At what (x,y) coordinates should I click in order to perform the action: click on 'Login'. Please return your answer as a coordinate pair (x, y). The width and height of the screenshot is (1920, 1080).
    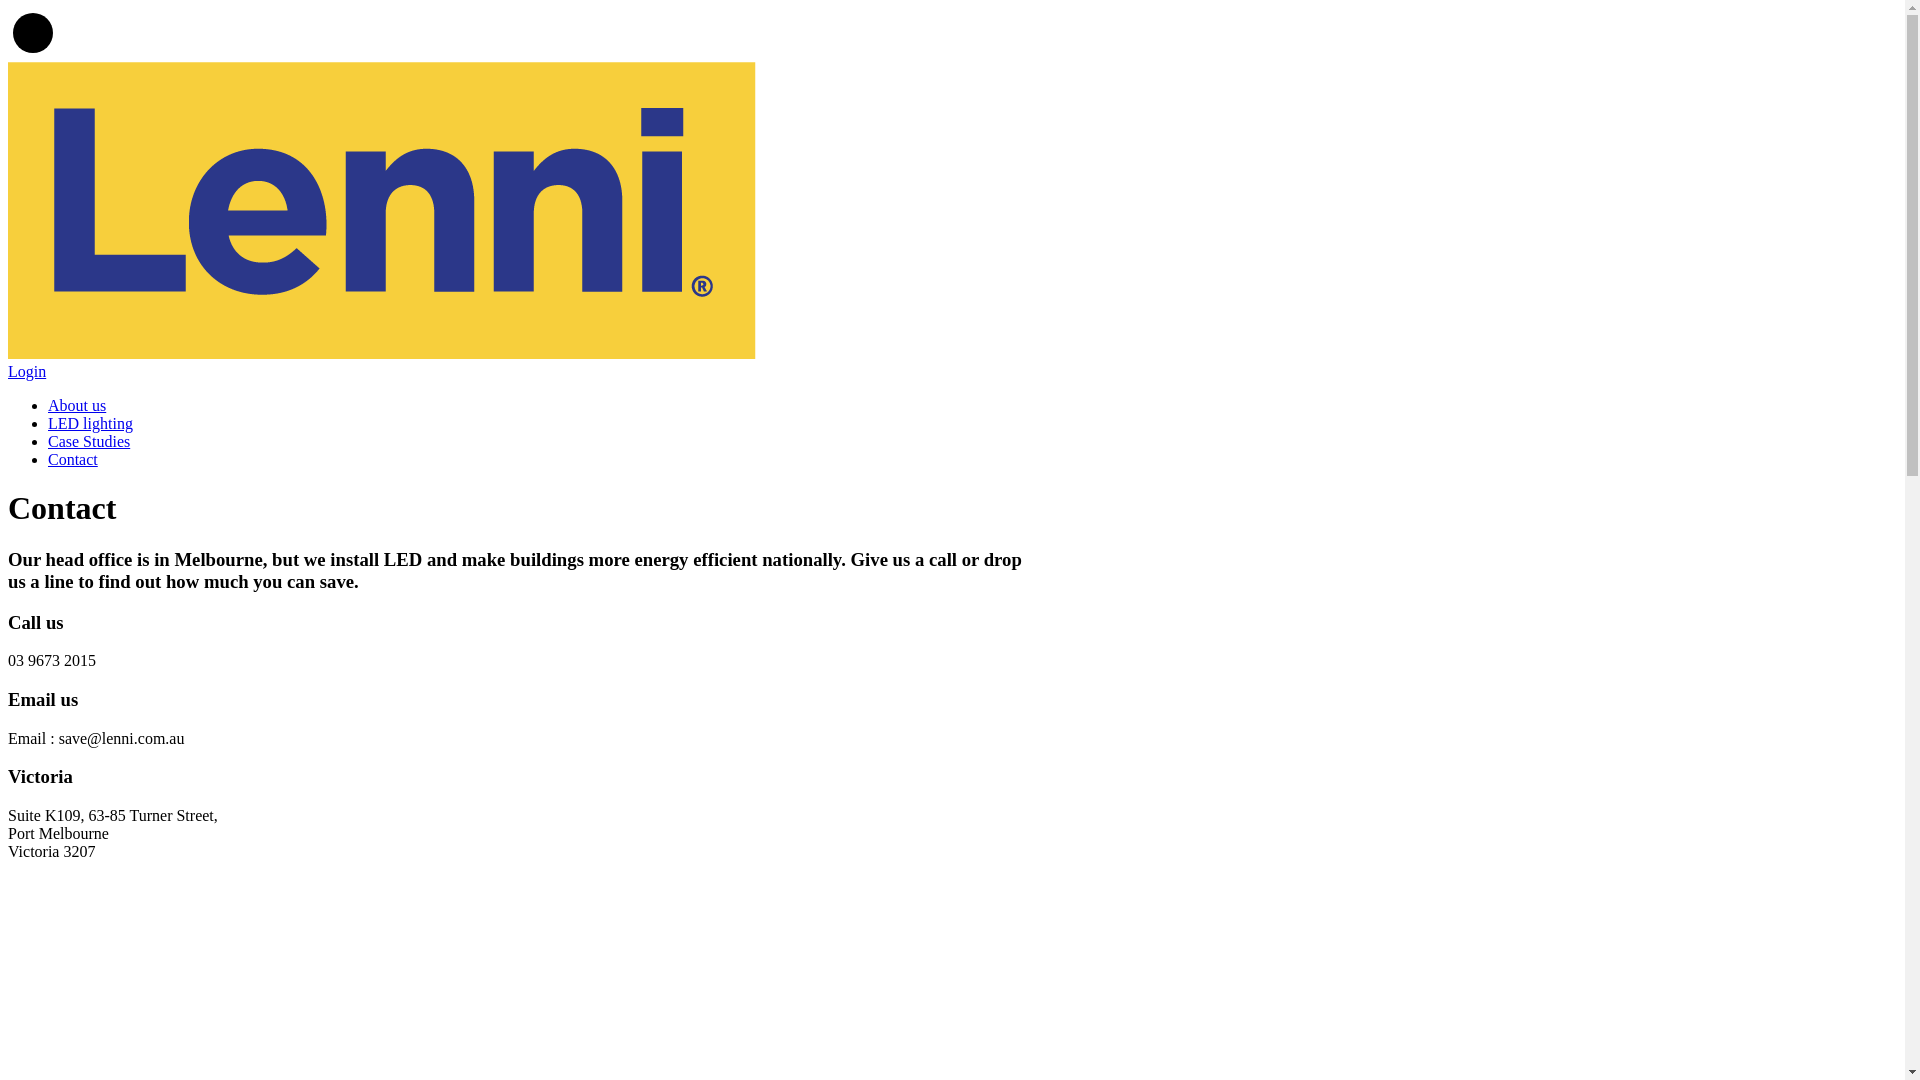
    Looking at the image, I should click on (27, 371).